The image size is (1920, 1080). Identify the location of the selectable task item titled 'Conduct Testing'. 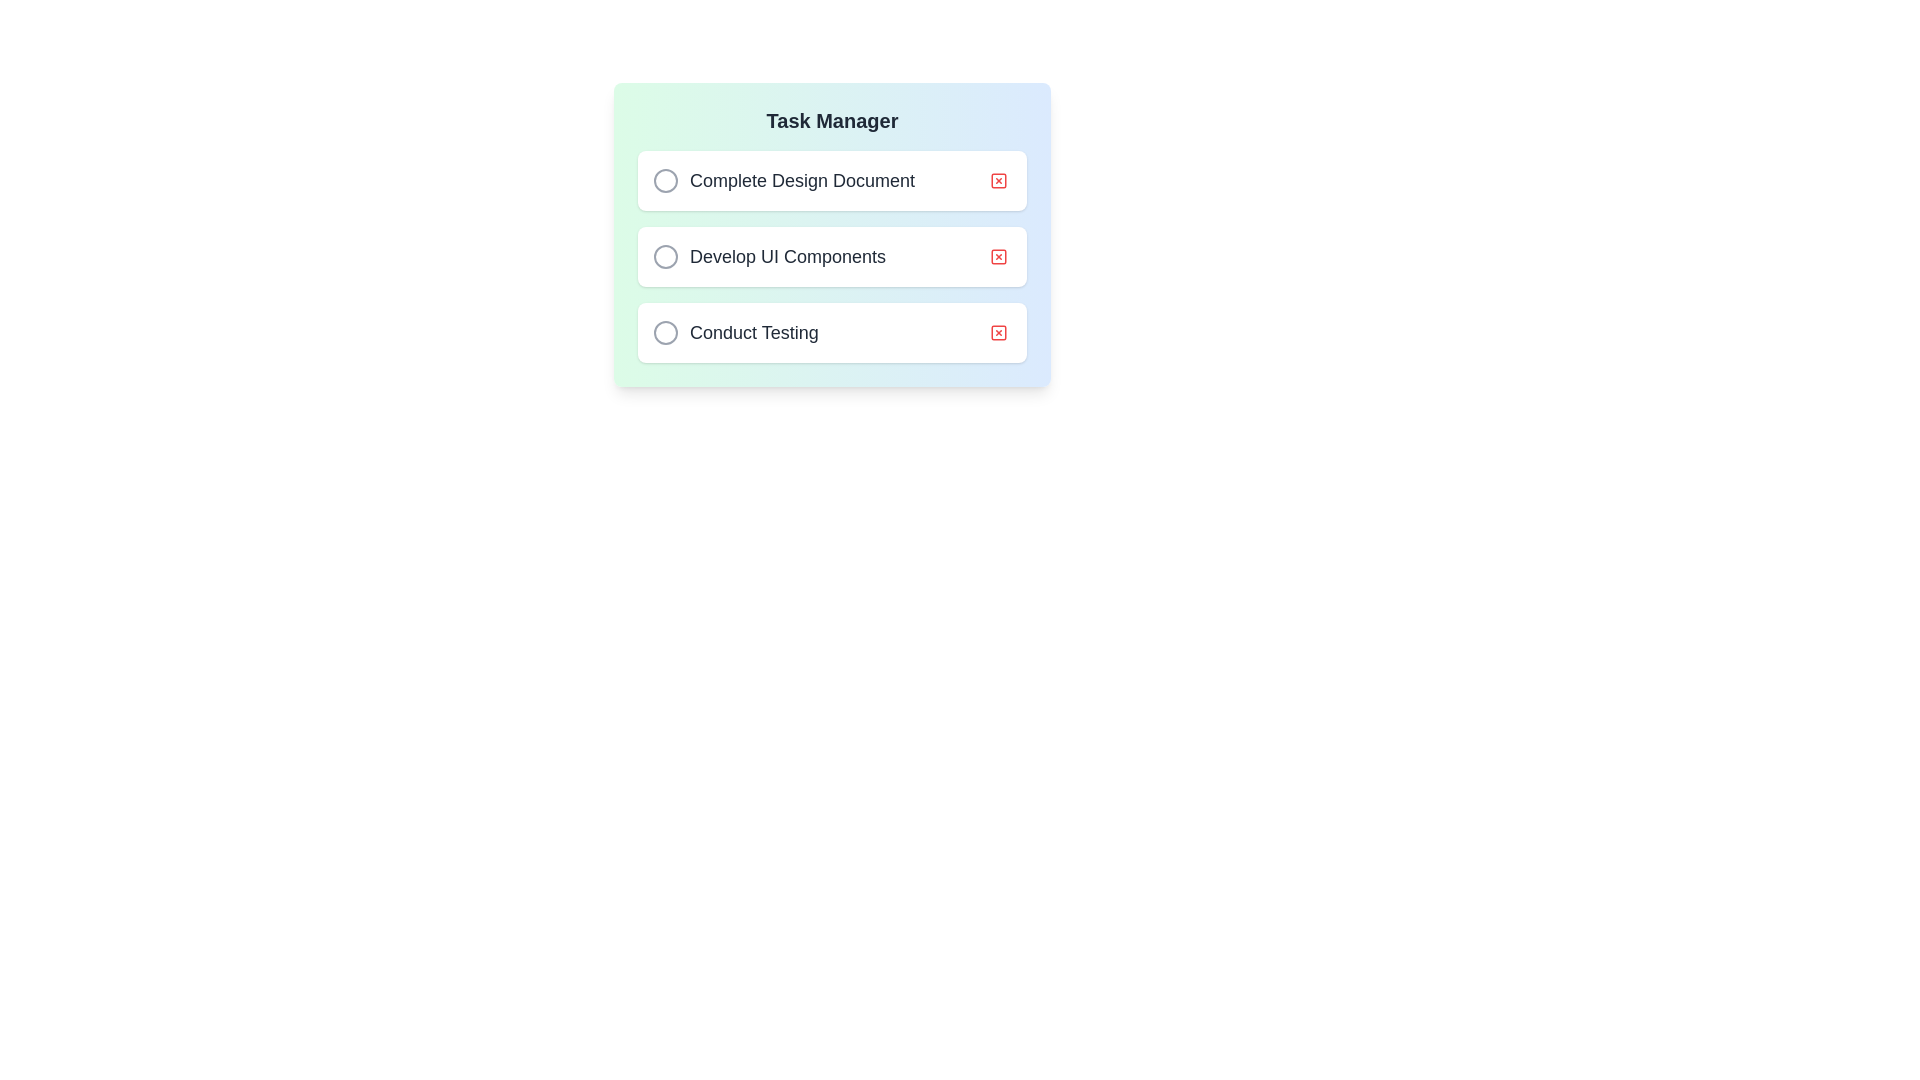
(735, 331).